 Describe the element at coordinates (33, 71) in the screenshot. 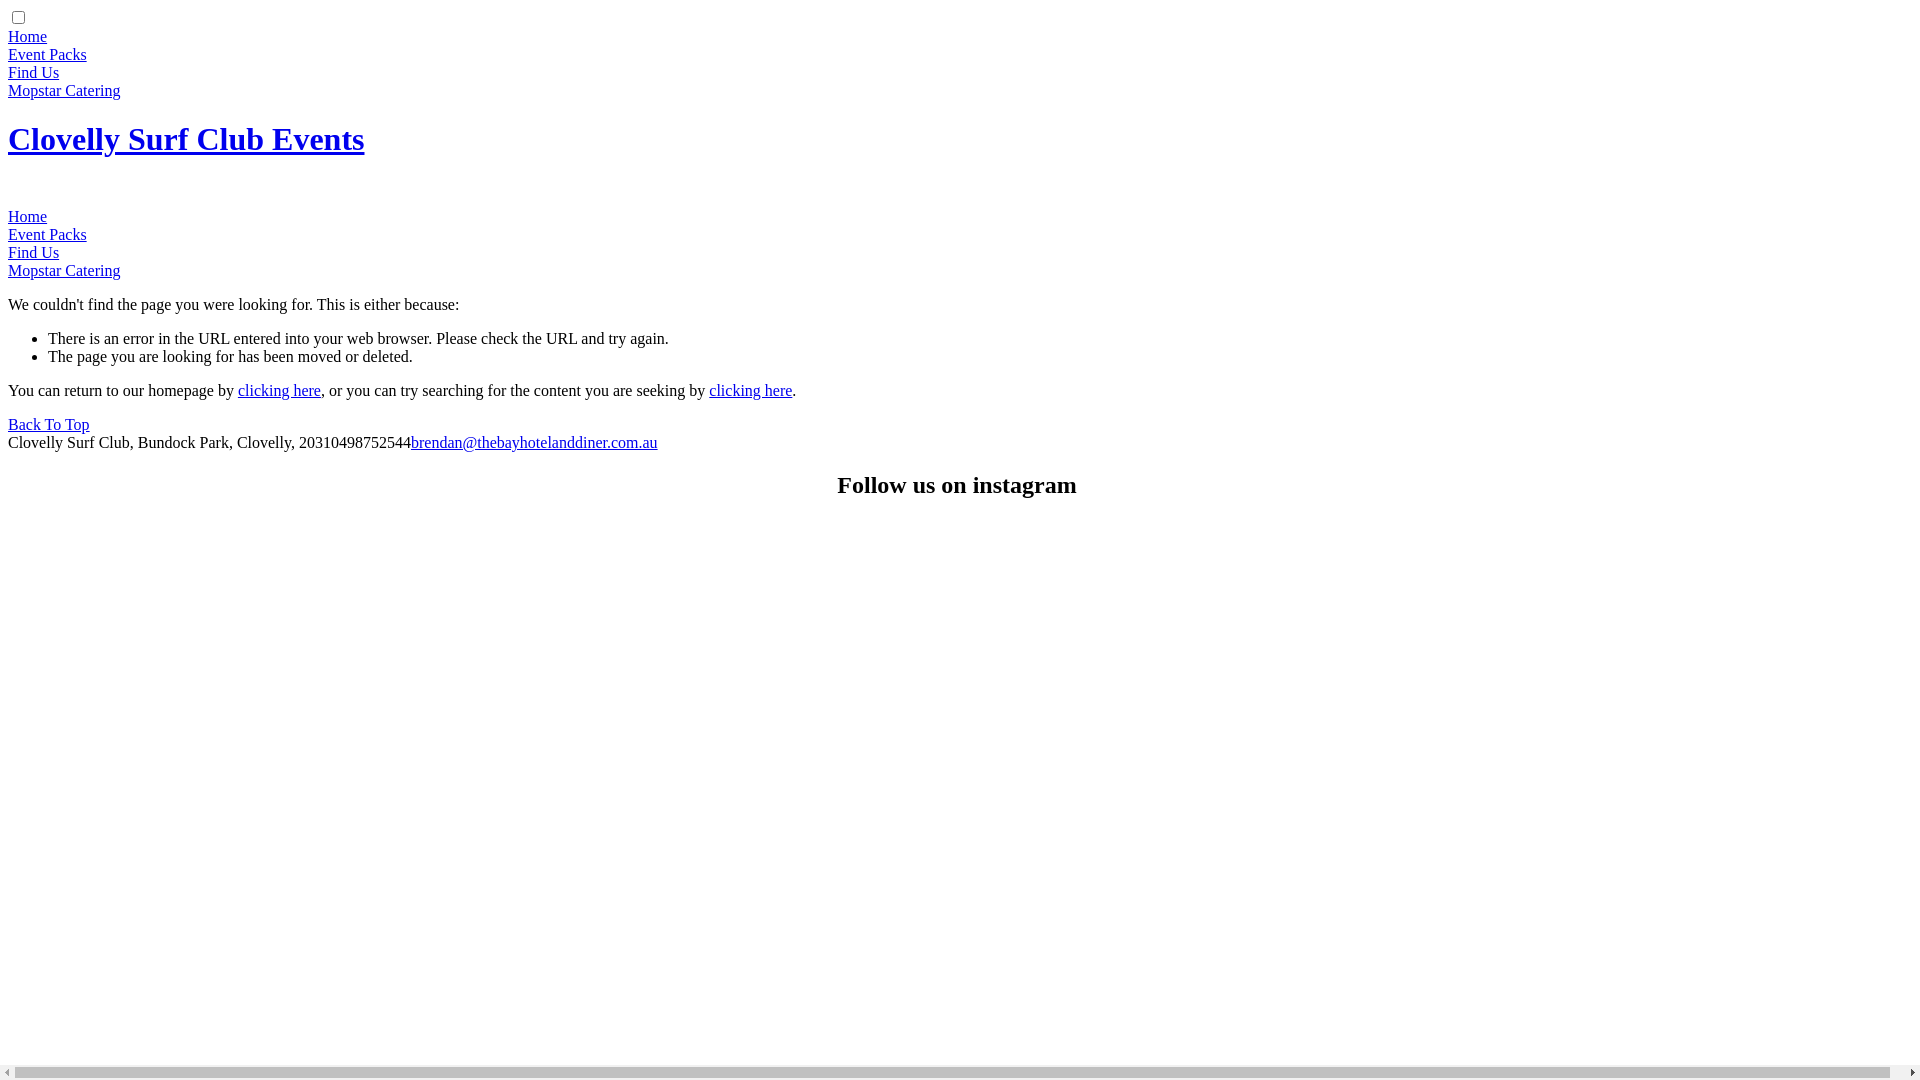

I see `'Find Us'` at that location.